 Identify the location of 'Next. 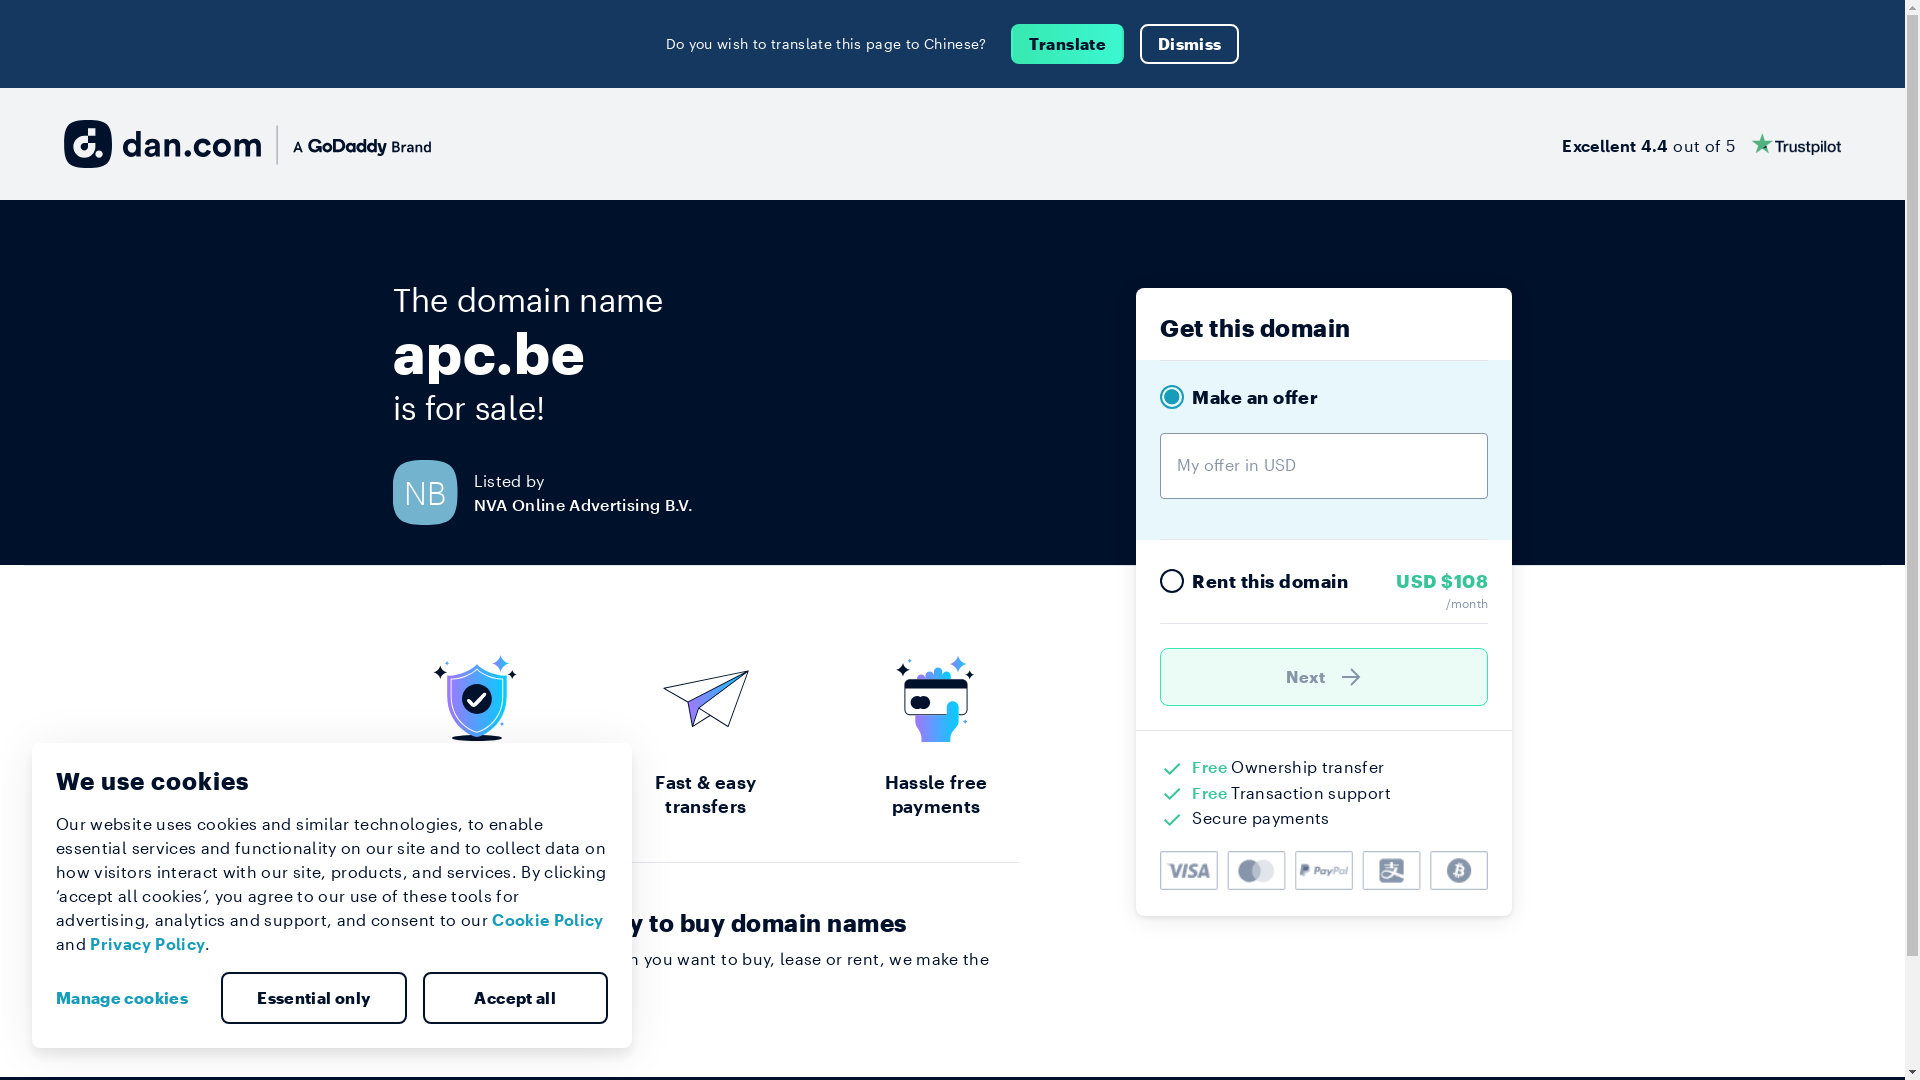
(1324, 676).